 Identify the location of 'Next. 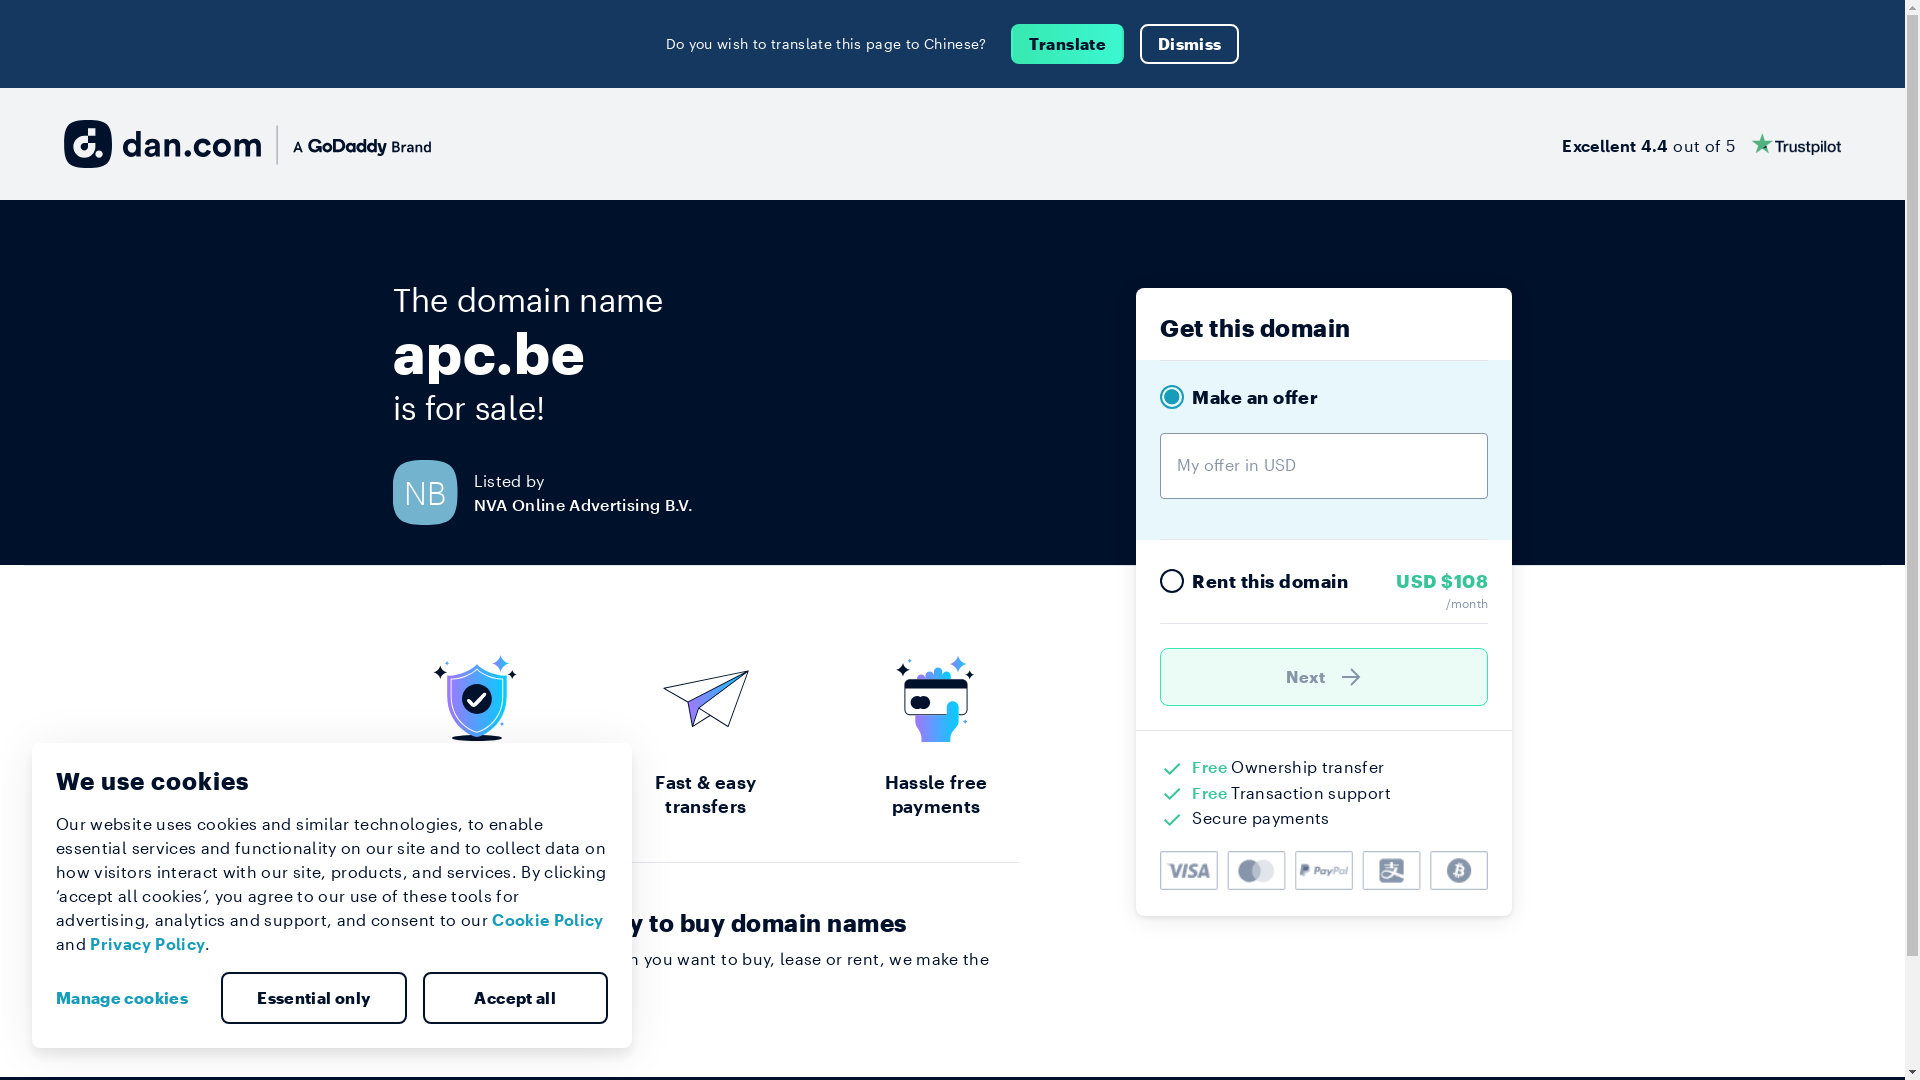
(1324, 676).